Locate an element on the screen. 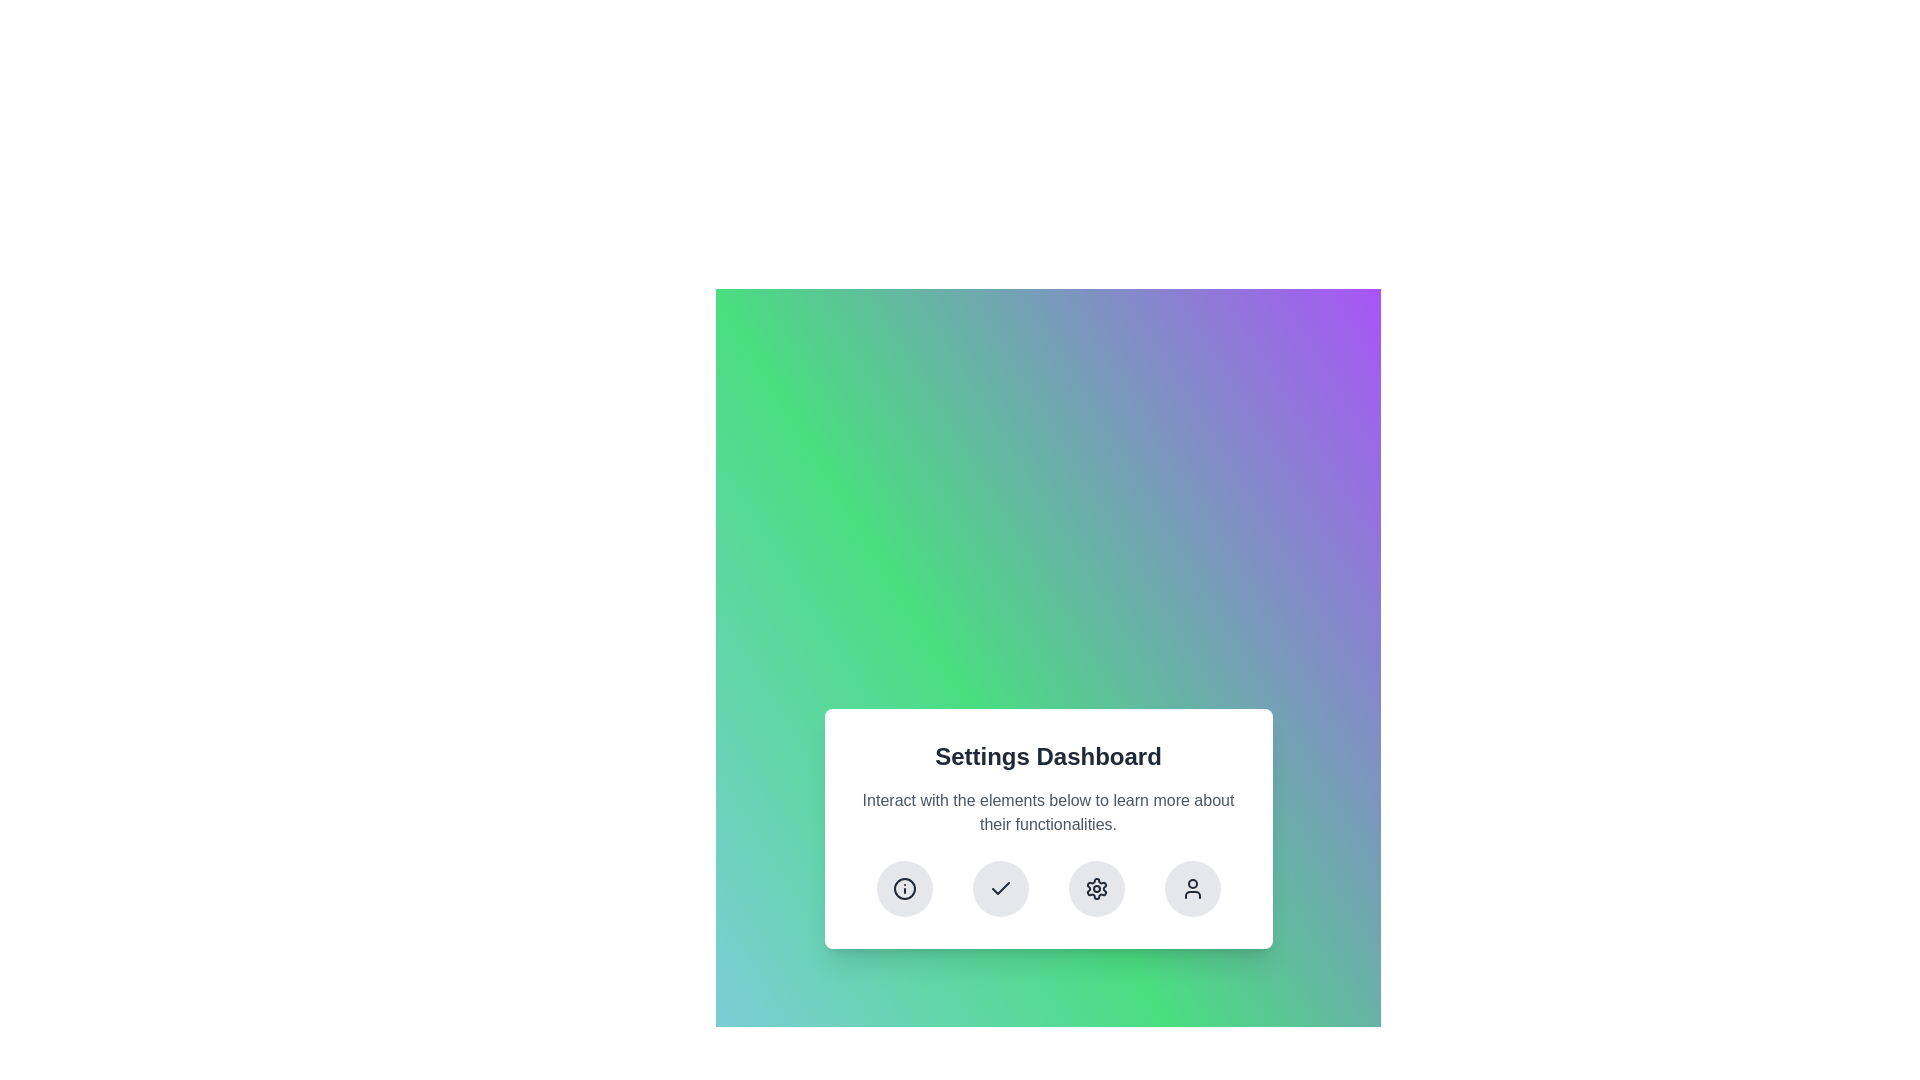  the gear-shaped icon in the bottom-centered interactive panel is located at coordinates (1095, 887).